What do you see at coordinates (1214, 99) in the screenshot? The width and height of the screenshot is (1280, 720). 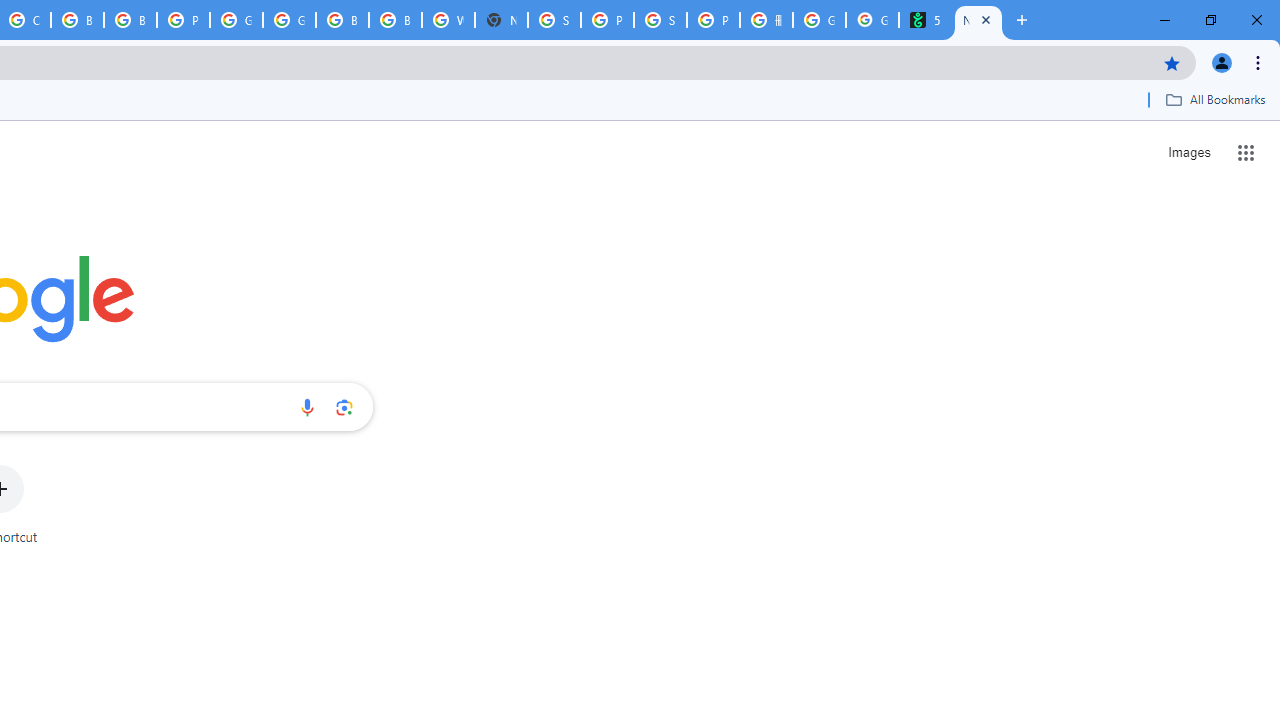 I see `'All Bookmarks'` at bounding box center [1214, 99].